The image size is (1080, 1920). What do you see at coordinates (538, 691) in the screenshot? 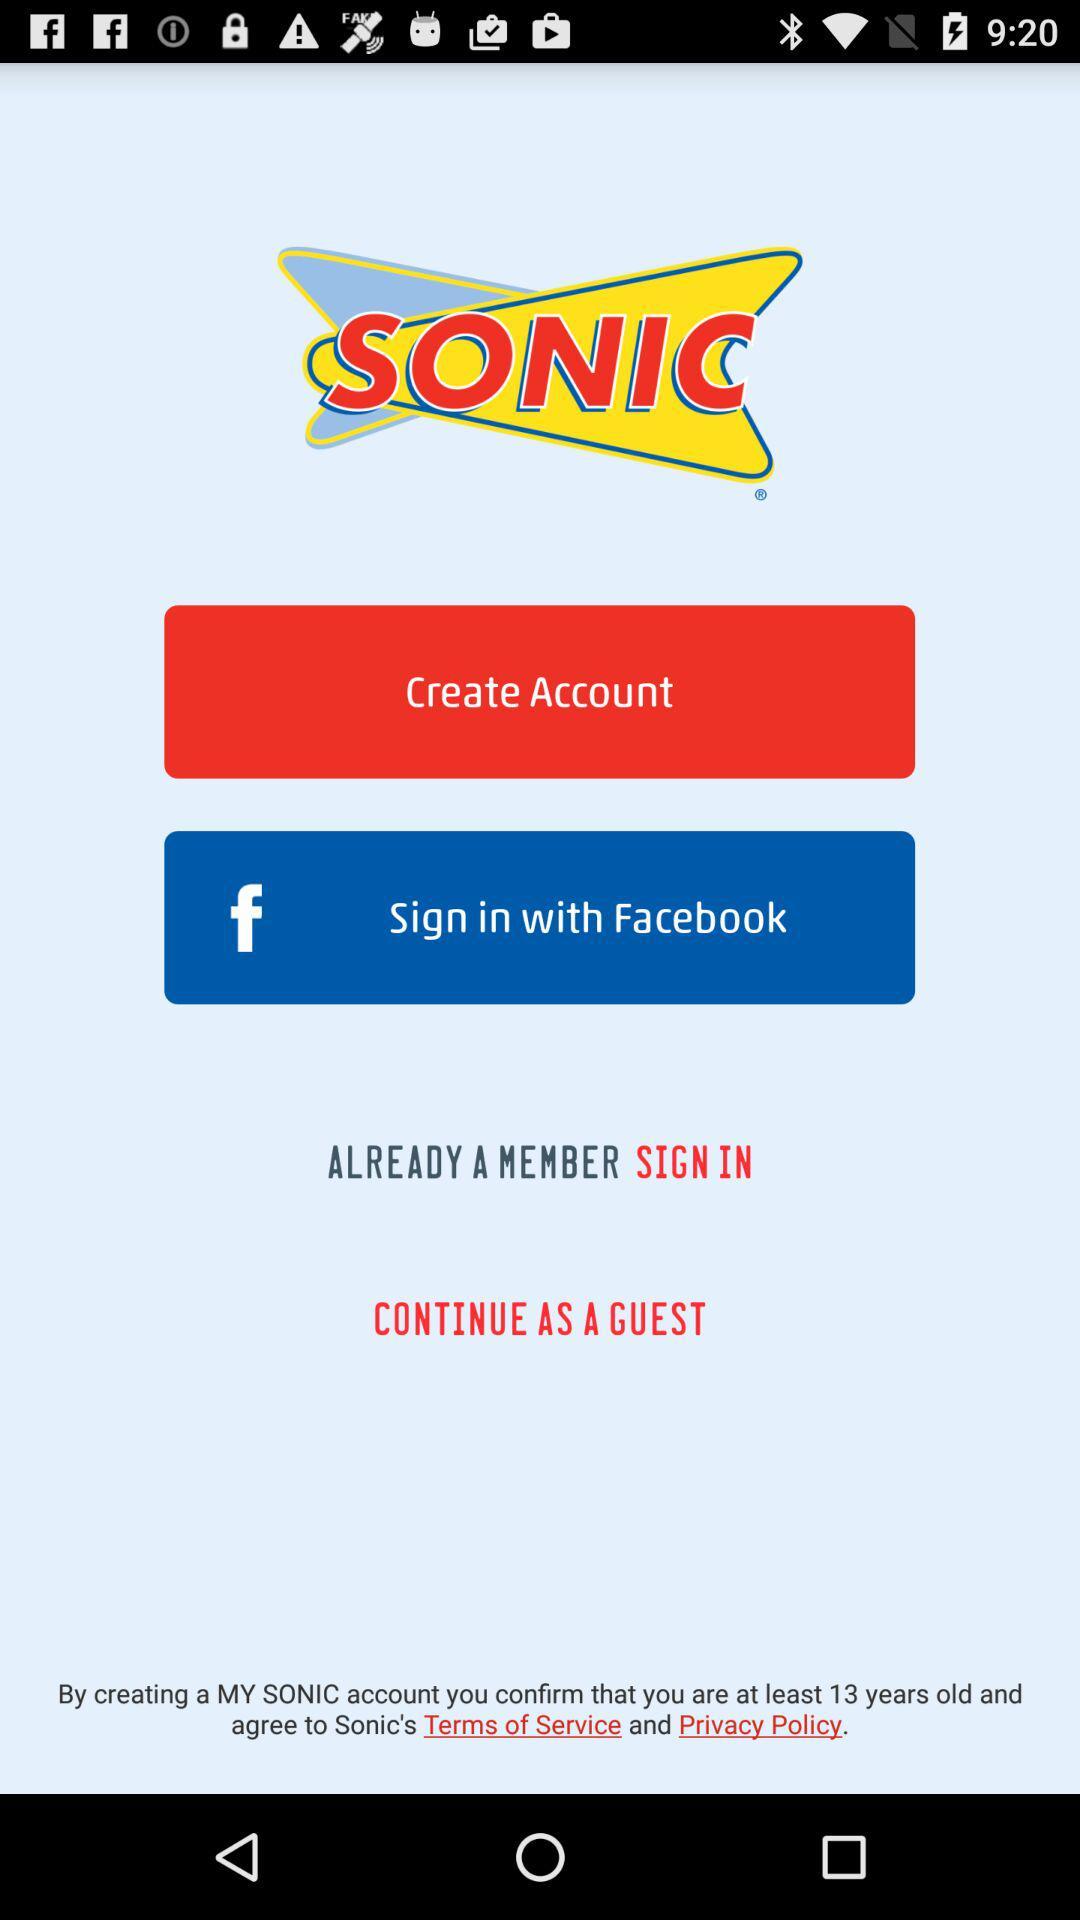
I see `the button above sign in with item` at bounding box center [538, 691].